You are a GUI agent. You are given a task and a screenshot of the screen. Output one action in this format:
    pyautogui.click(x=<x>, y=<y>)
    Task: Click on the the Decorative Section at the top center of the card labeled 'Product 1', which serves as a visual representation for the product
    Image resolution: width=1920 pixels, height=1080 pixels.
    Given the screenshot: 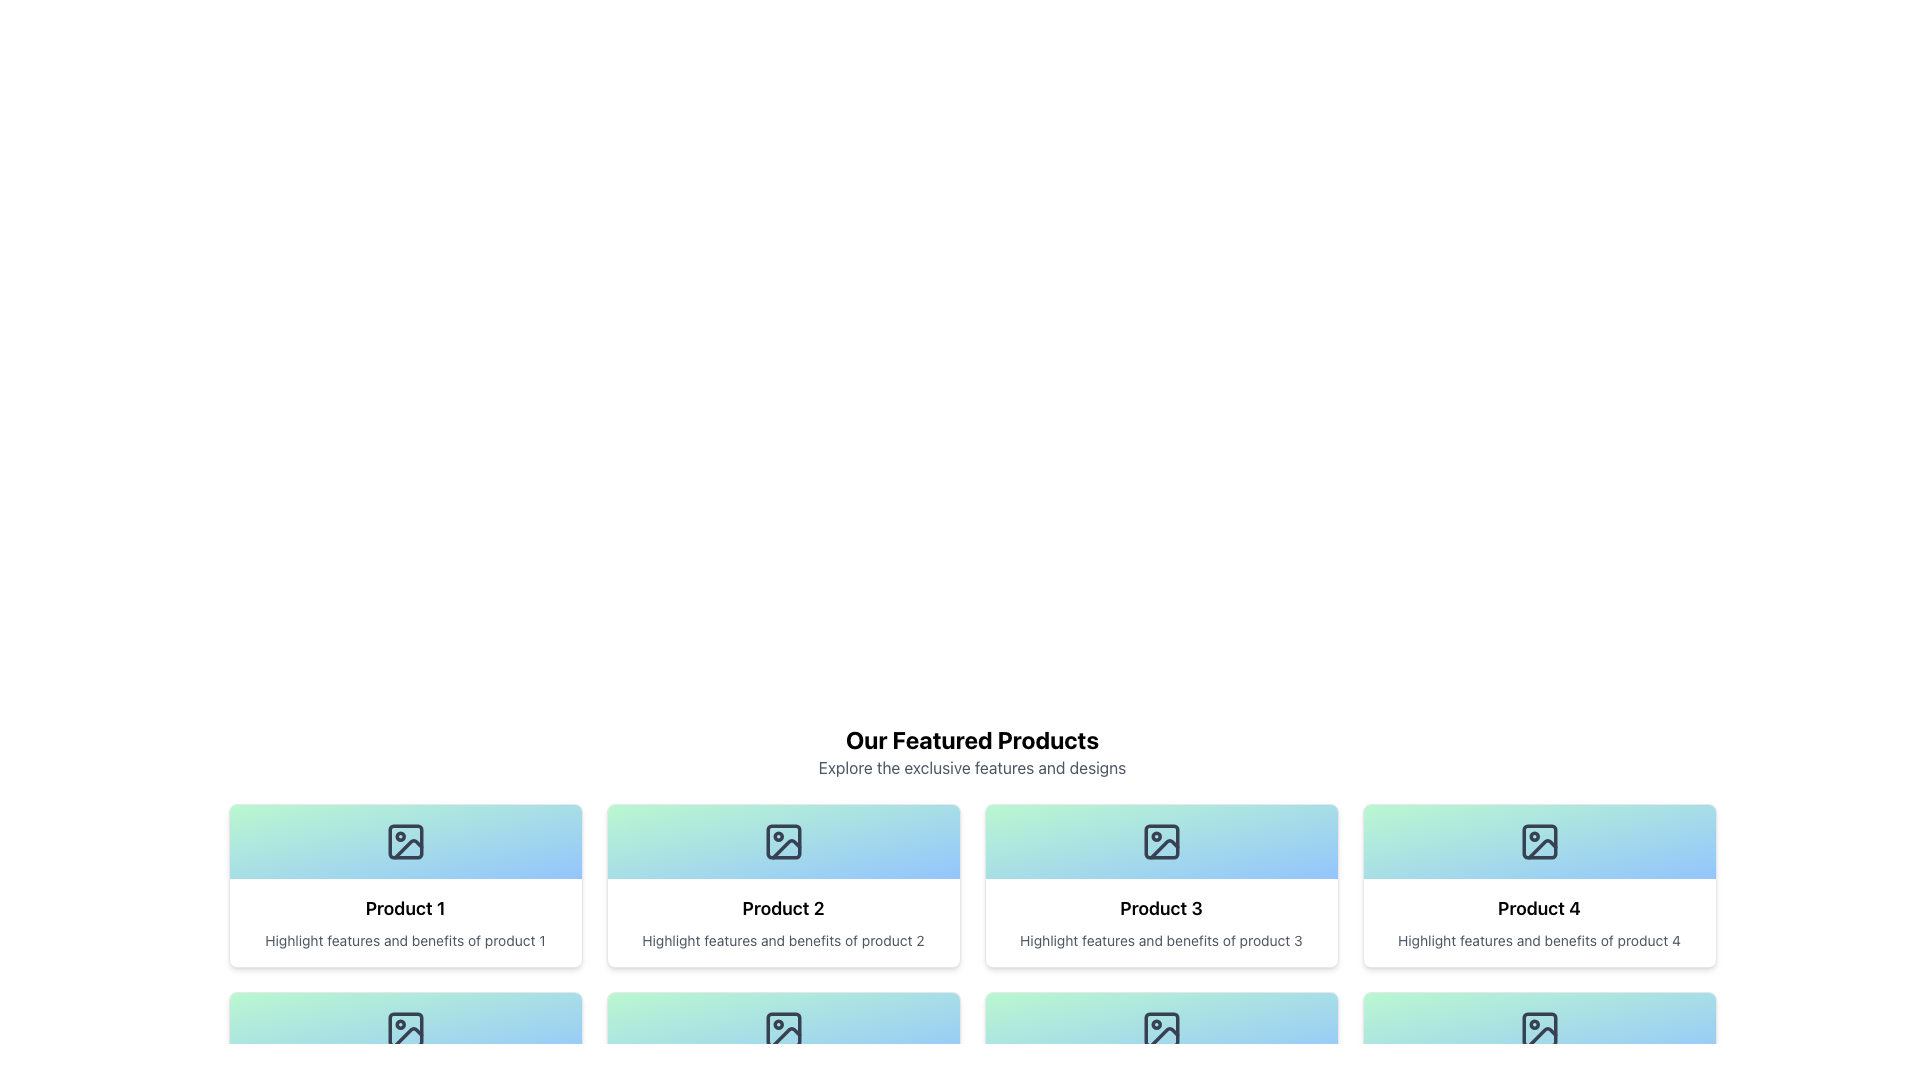 What is the action you would take?
    pyautogui.click(x=404, y=841)
    